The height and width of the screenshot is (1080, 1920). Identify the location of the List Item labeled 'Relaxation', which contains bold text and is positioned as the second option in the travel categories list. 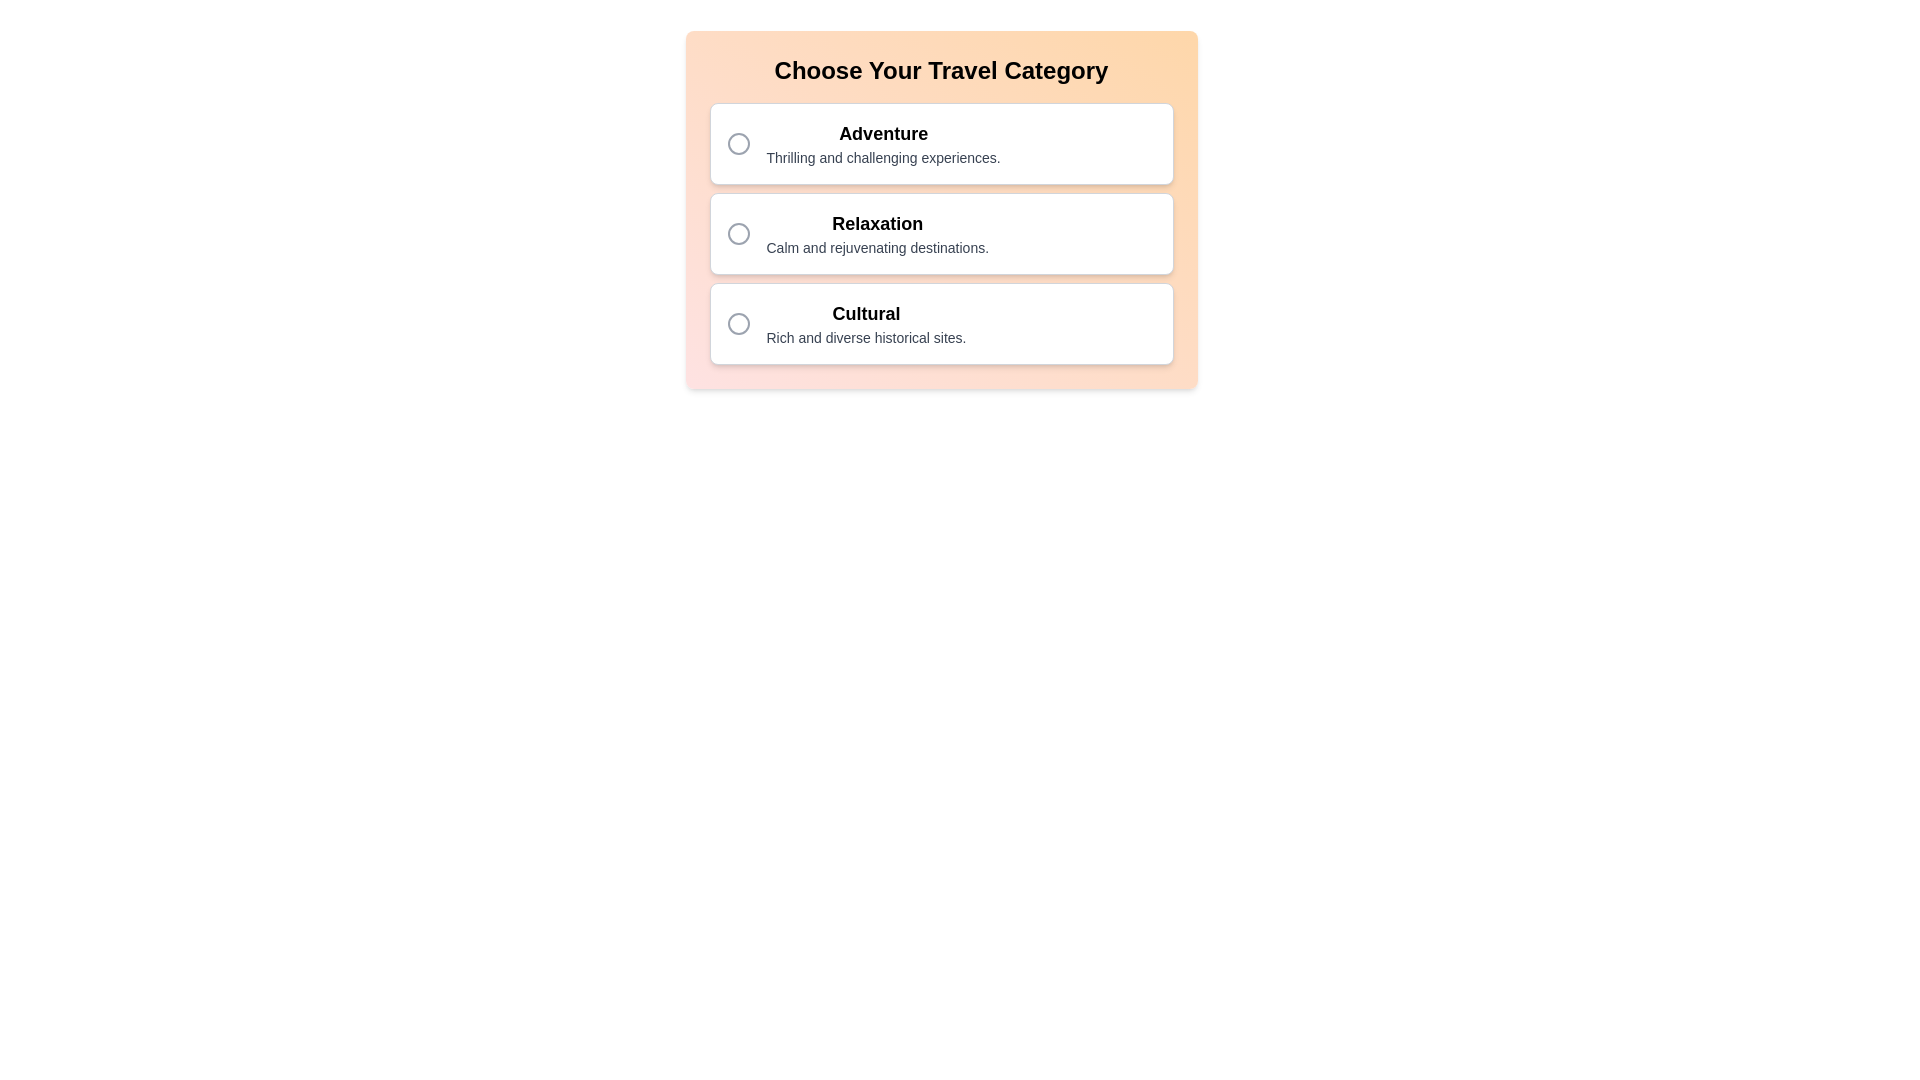
(940, 233).